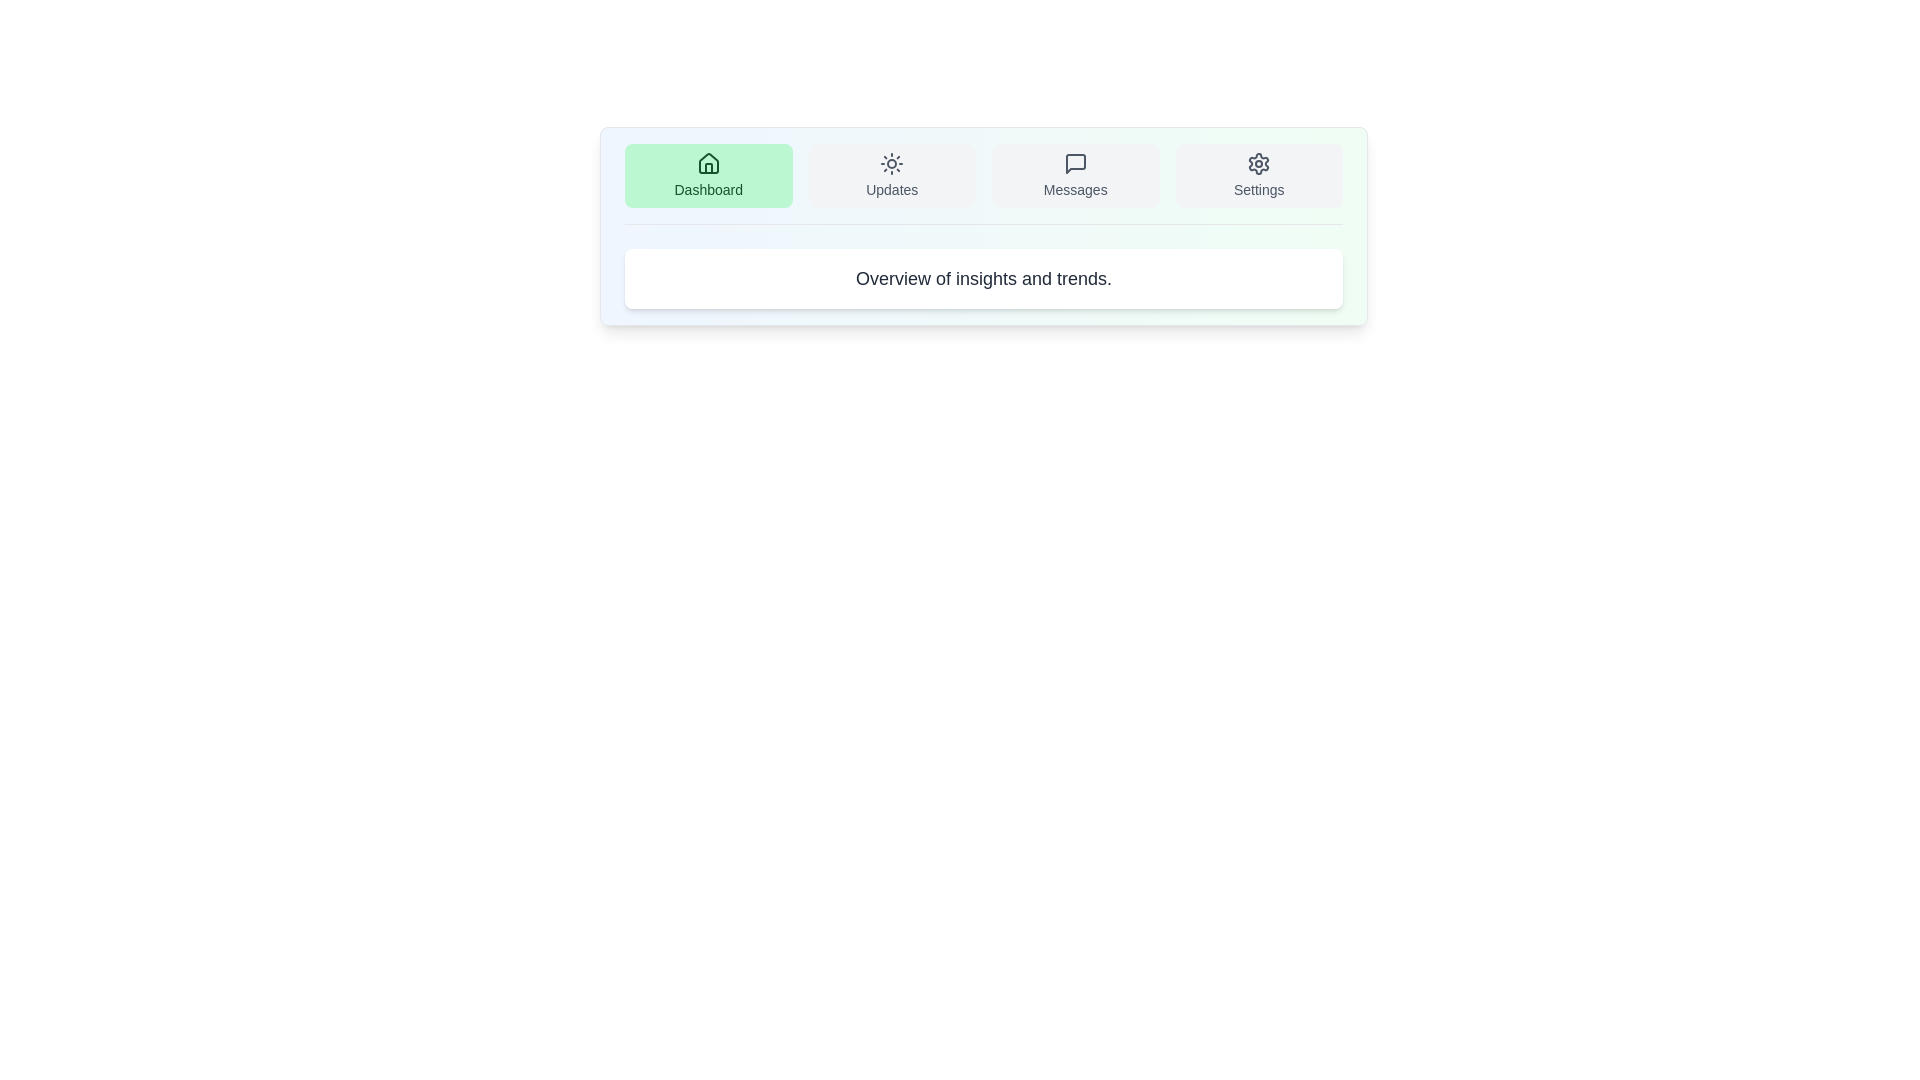 This screenshot has width=1920, height=1080. I want to click on the tab labeled Settings to observe the hover effect, so click(1258, 175).